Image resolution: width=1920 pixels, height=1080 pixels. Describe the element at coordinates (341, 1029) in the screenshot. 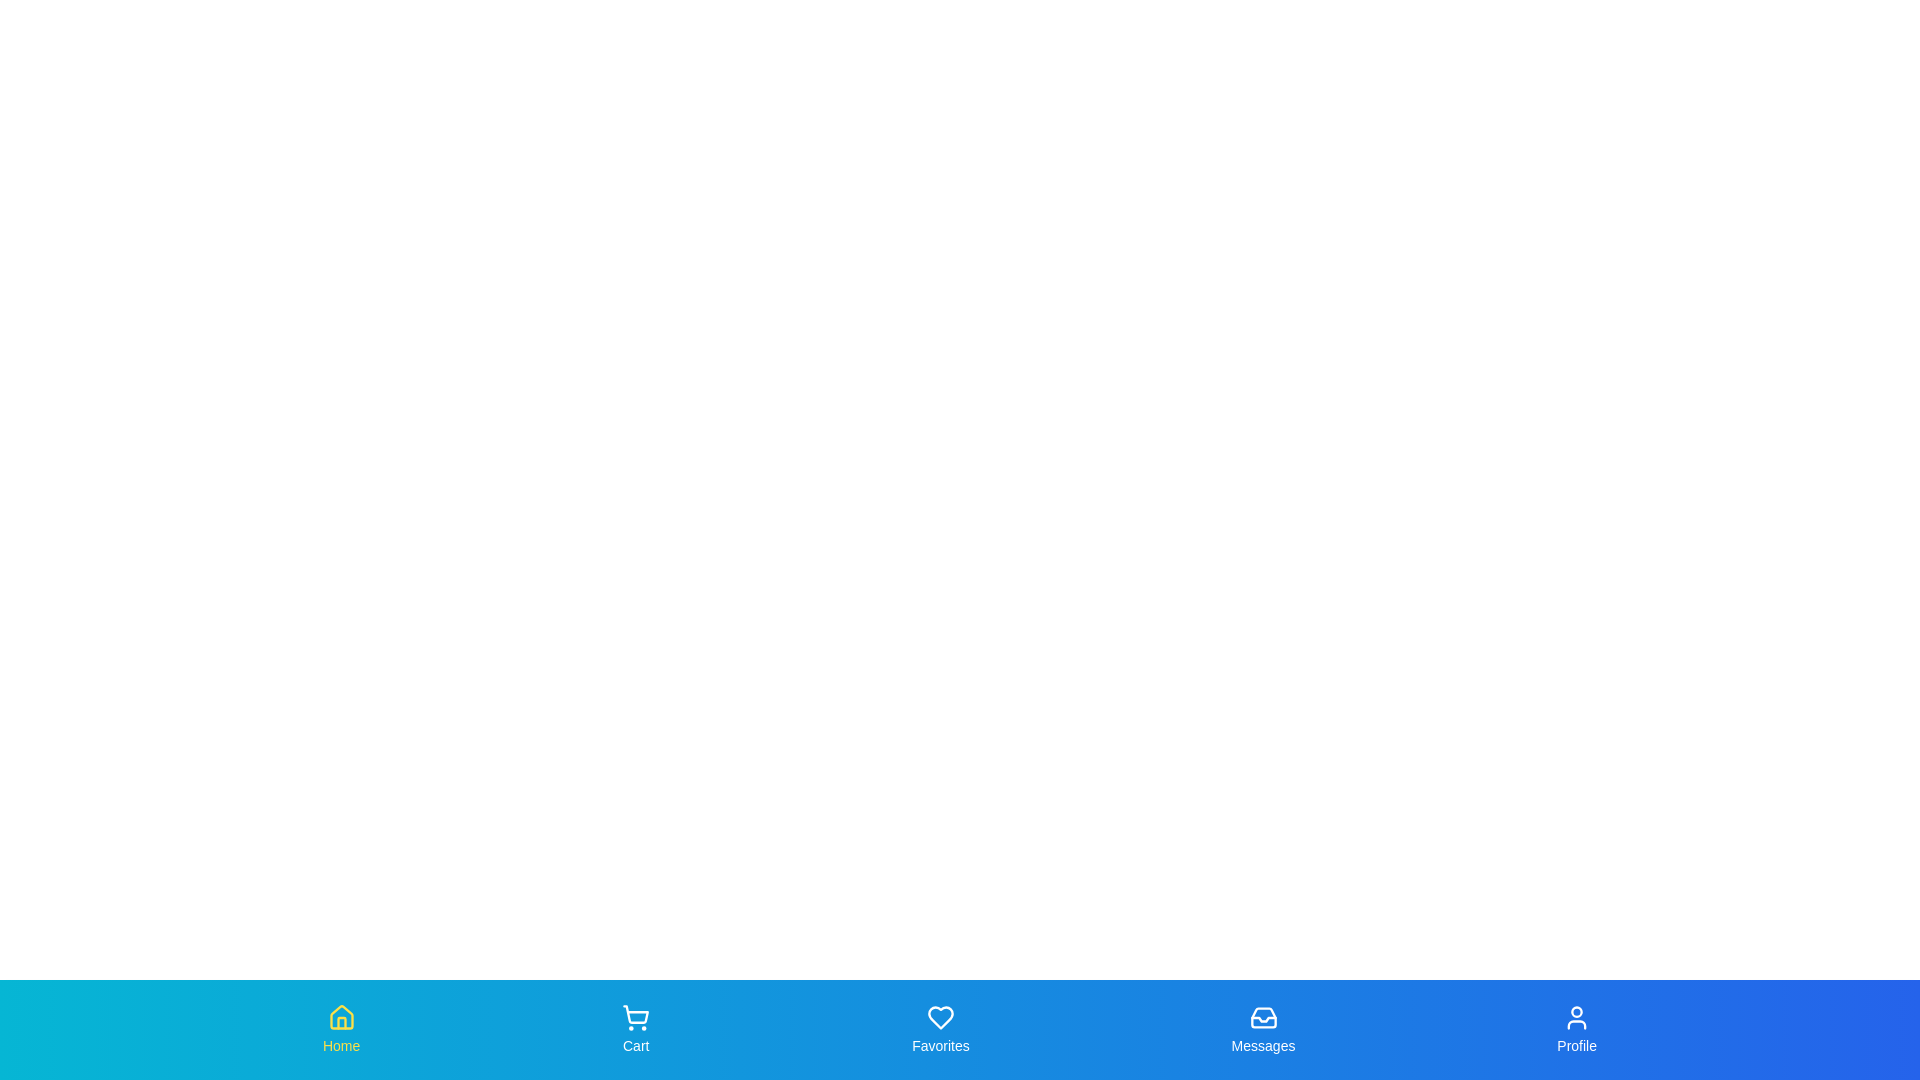

I see `the tab labeled Home by clicking on it` at that location.